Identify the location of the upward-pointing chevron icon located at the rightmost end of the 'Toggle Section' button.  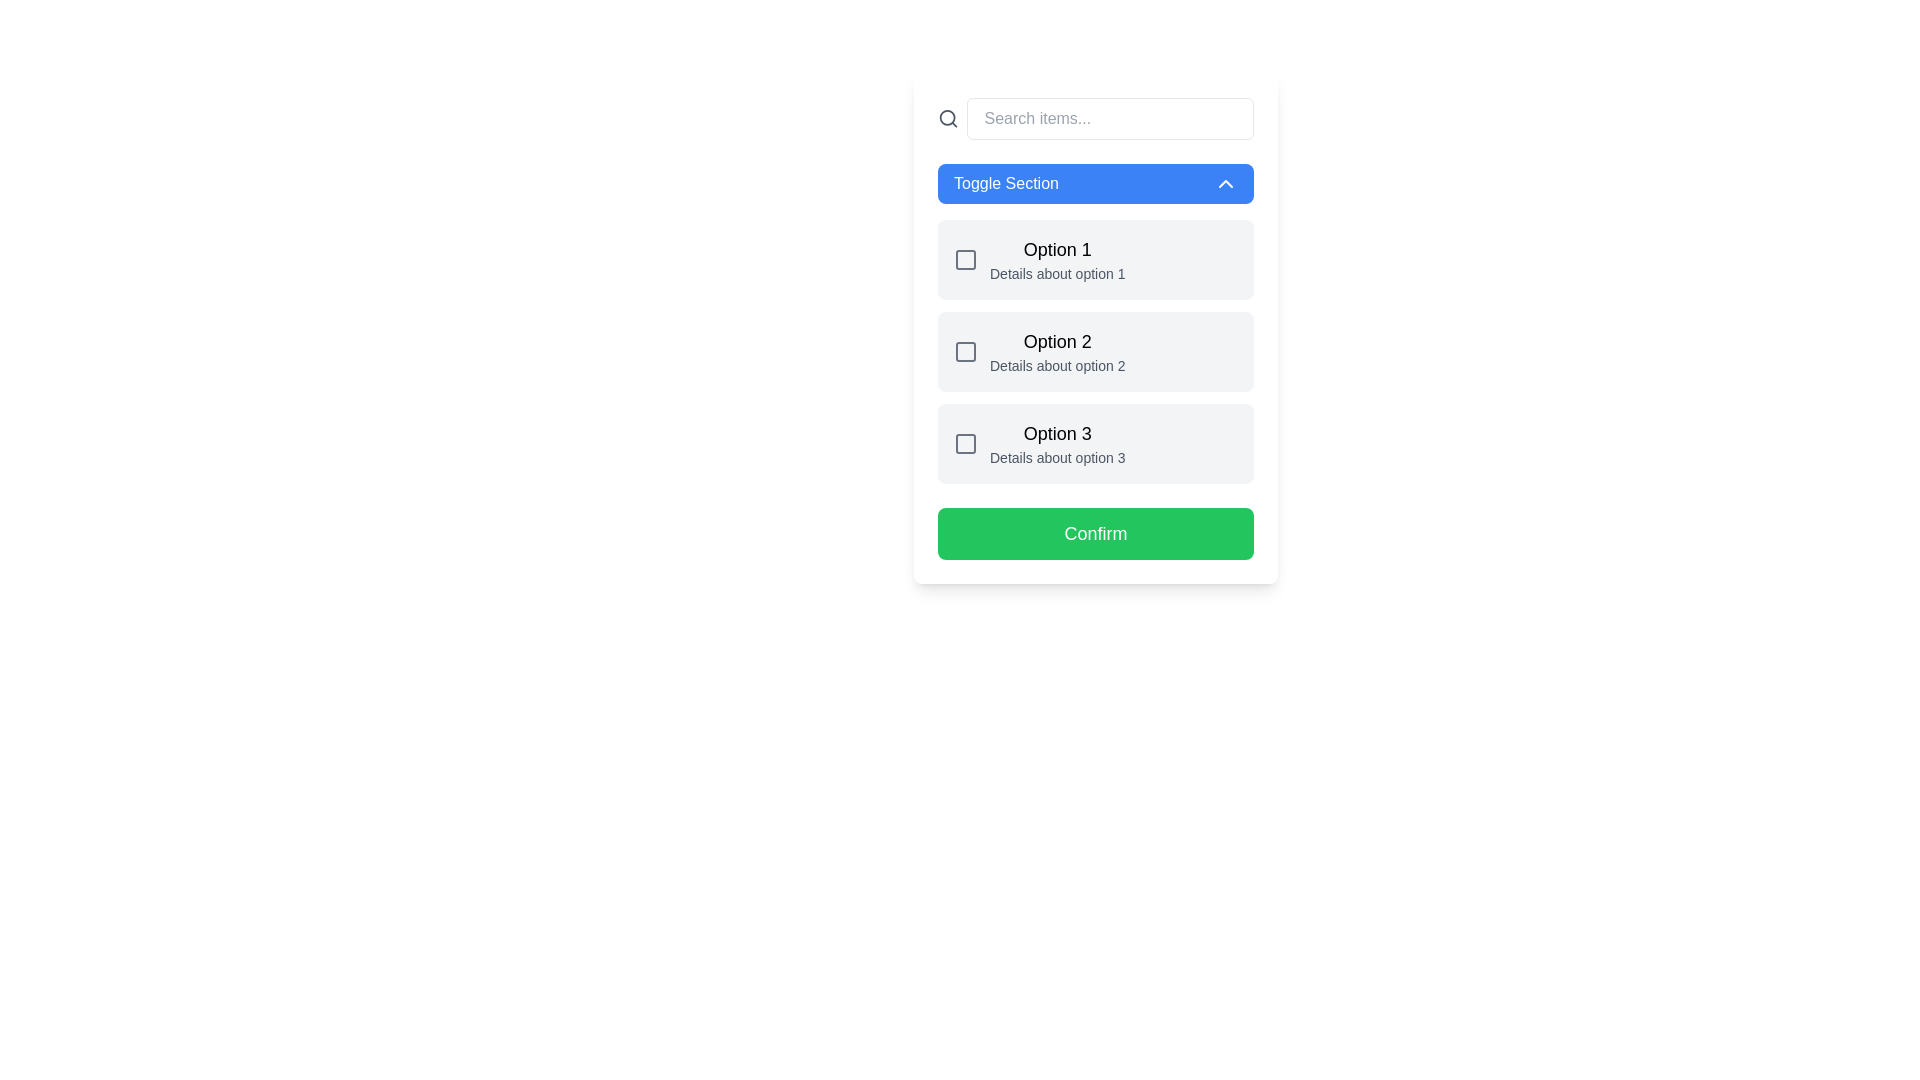
(1224, 184).